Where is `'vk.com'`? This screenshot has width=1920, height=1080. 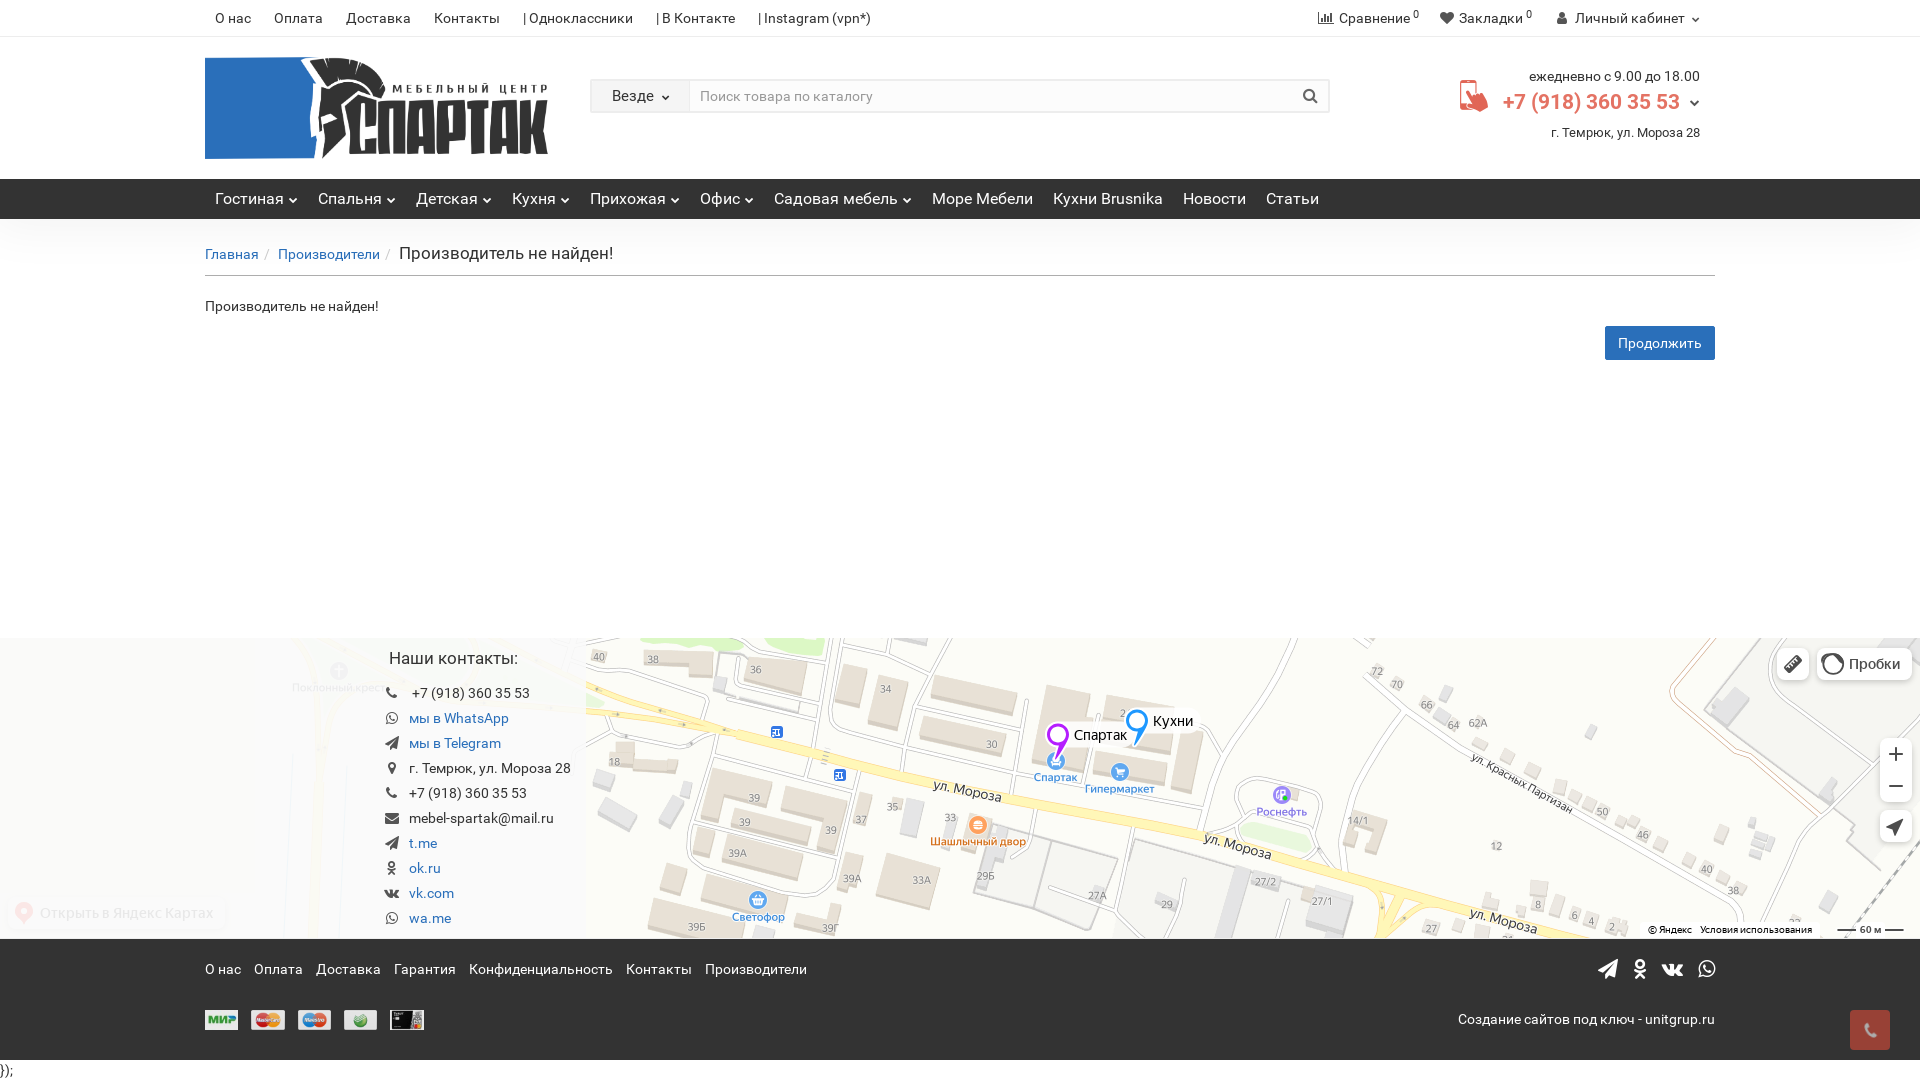
'vk.com' is located at coordinates (430, 892).